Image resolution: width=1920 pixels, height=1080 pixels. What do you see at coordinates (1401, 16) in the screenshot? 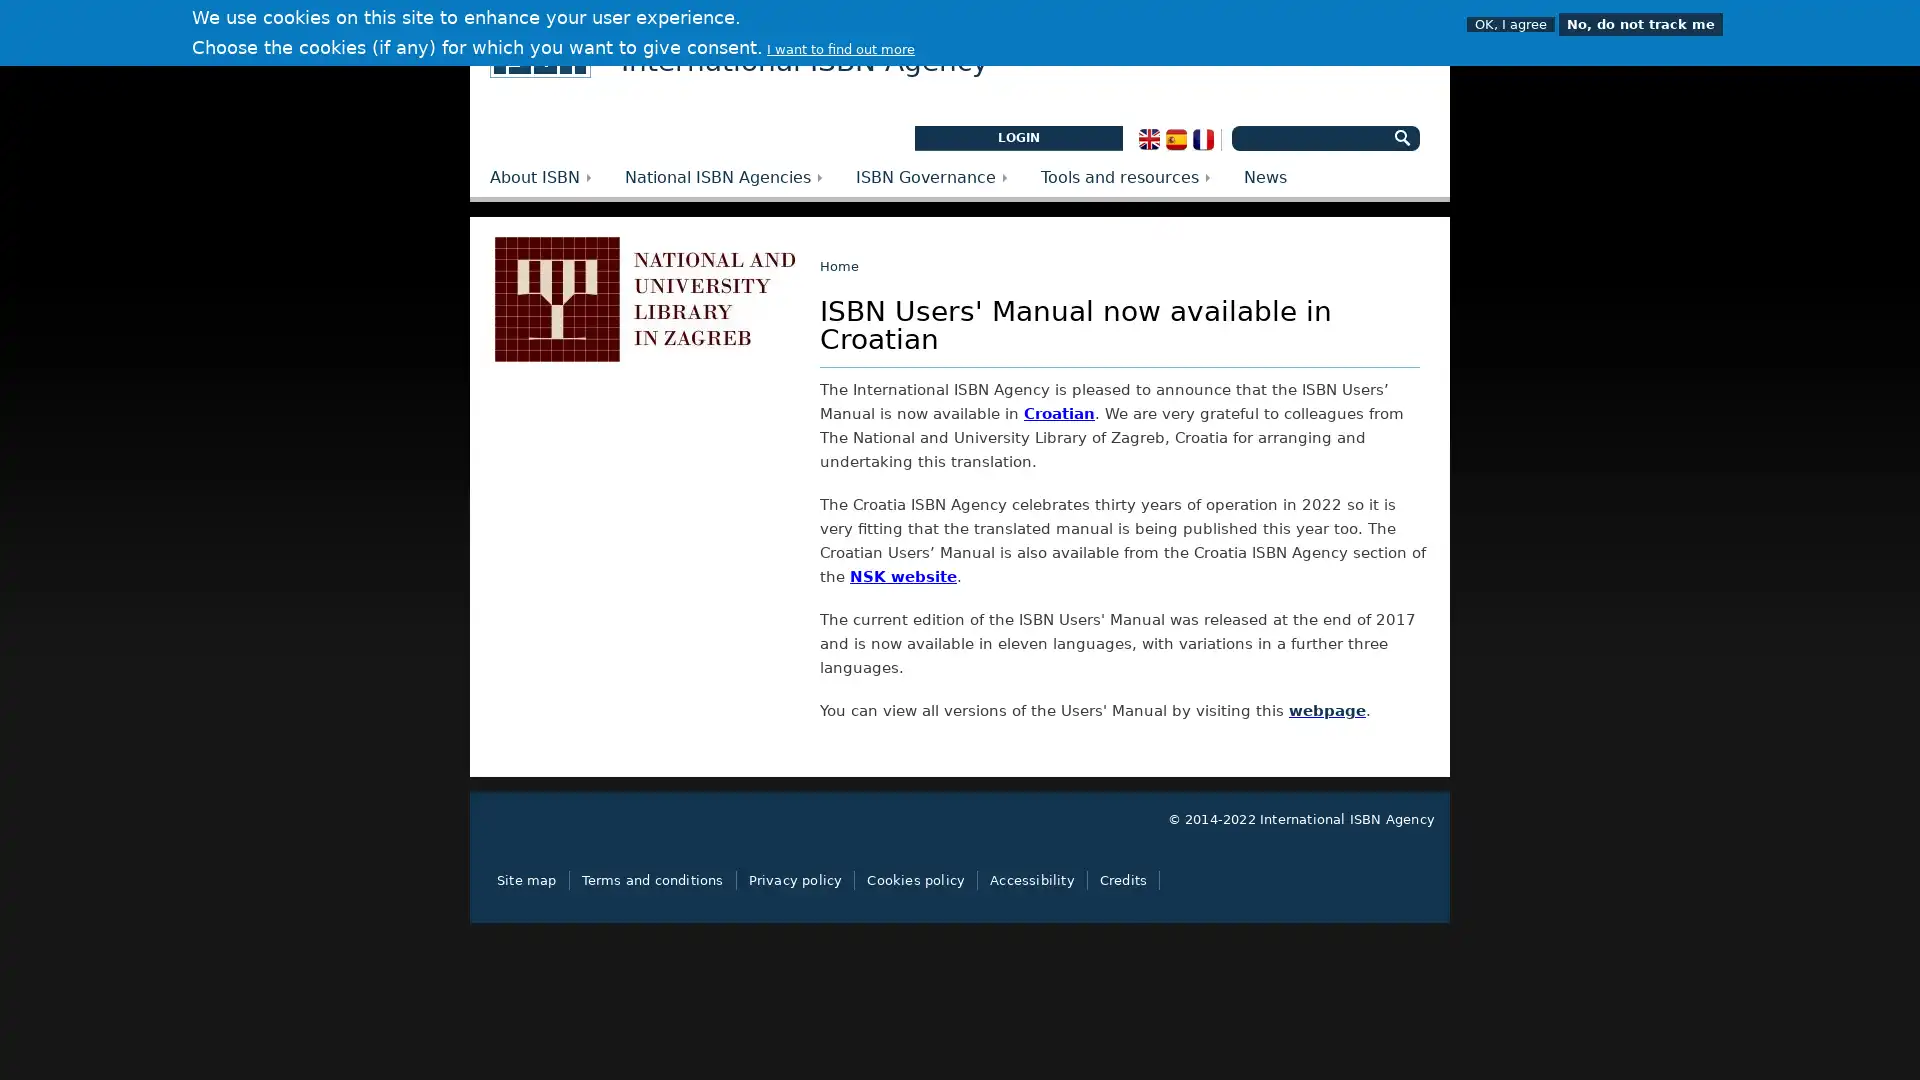
I see `OFF` at bounding box center [1401, 16].